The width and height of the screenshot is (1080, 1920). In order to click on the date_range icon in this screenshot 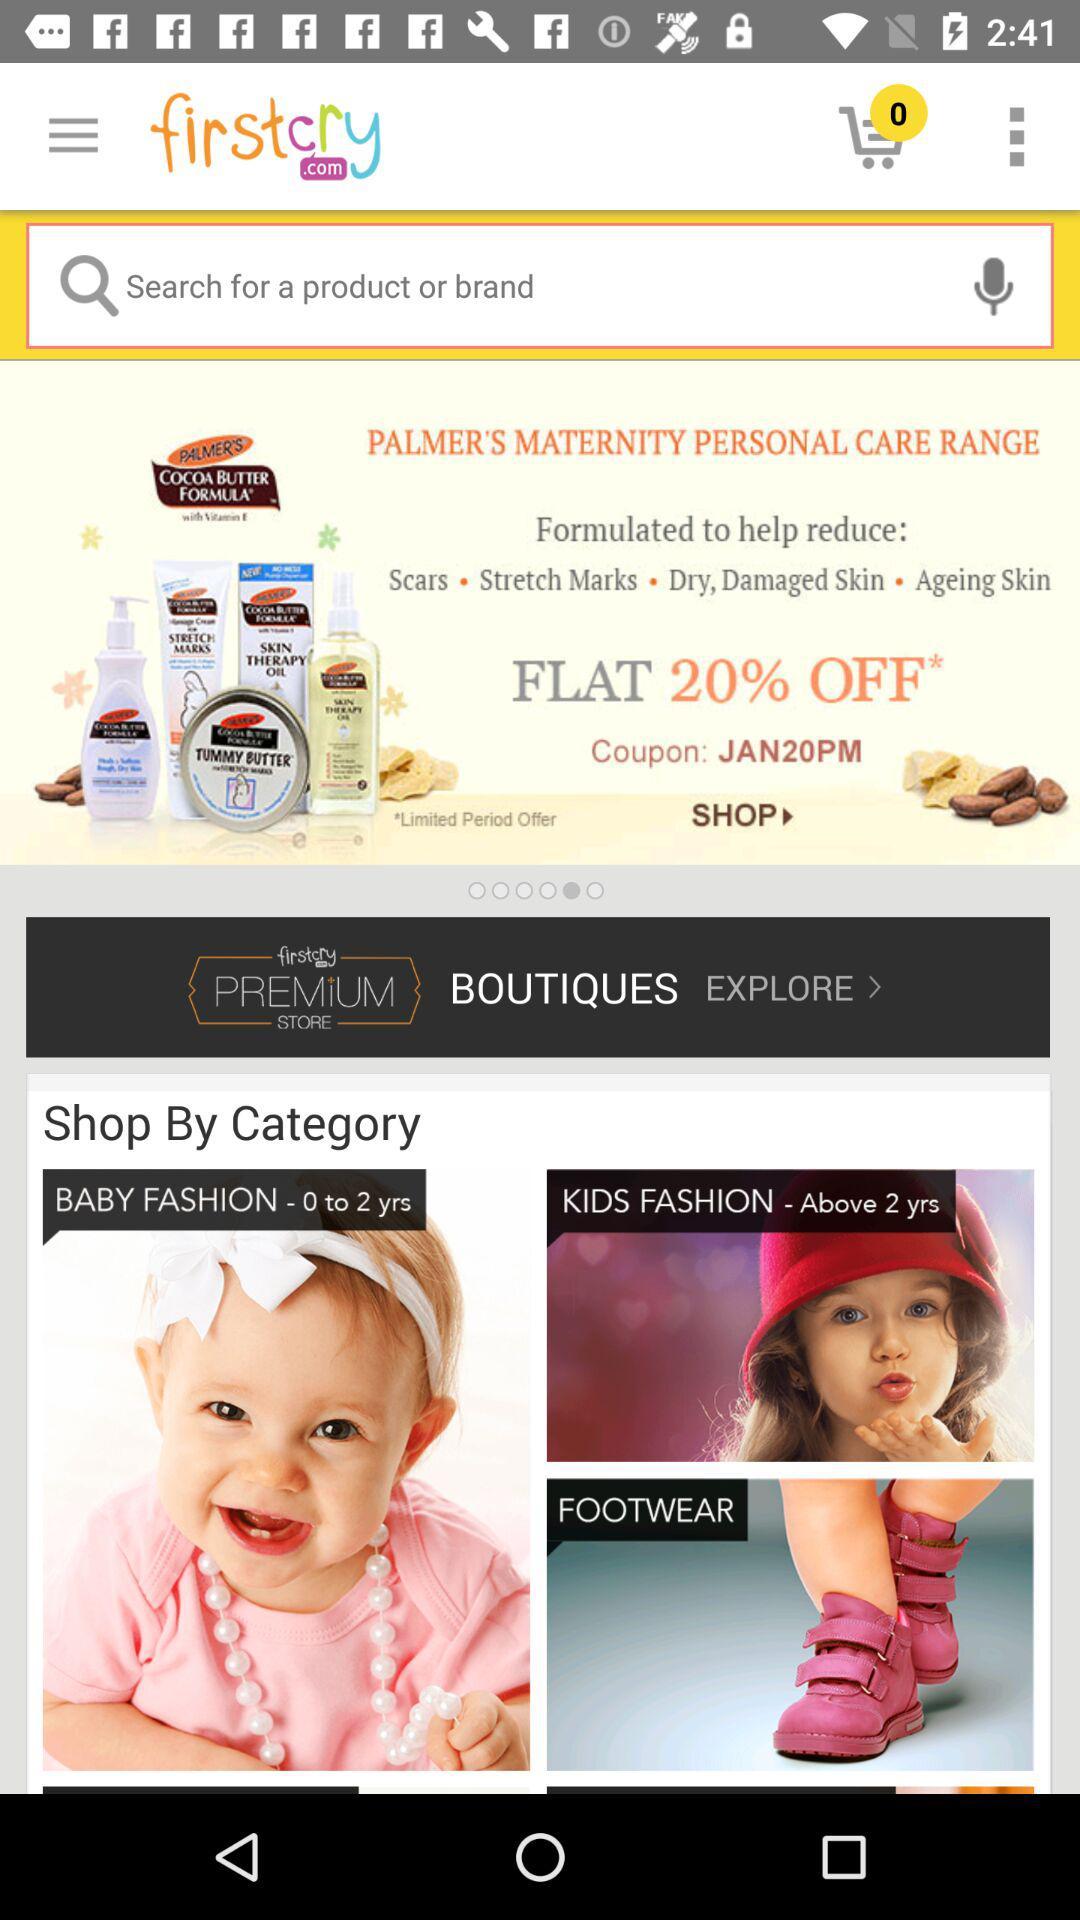, I will do `click(286, 1790)`.